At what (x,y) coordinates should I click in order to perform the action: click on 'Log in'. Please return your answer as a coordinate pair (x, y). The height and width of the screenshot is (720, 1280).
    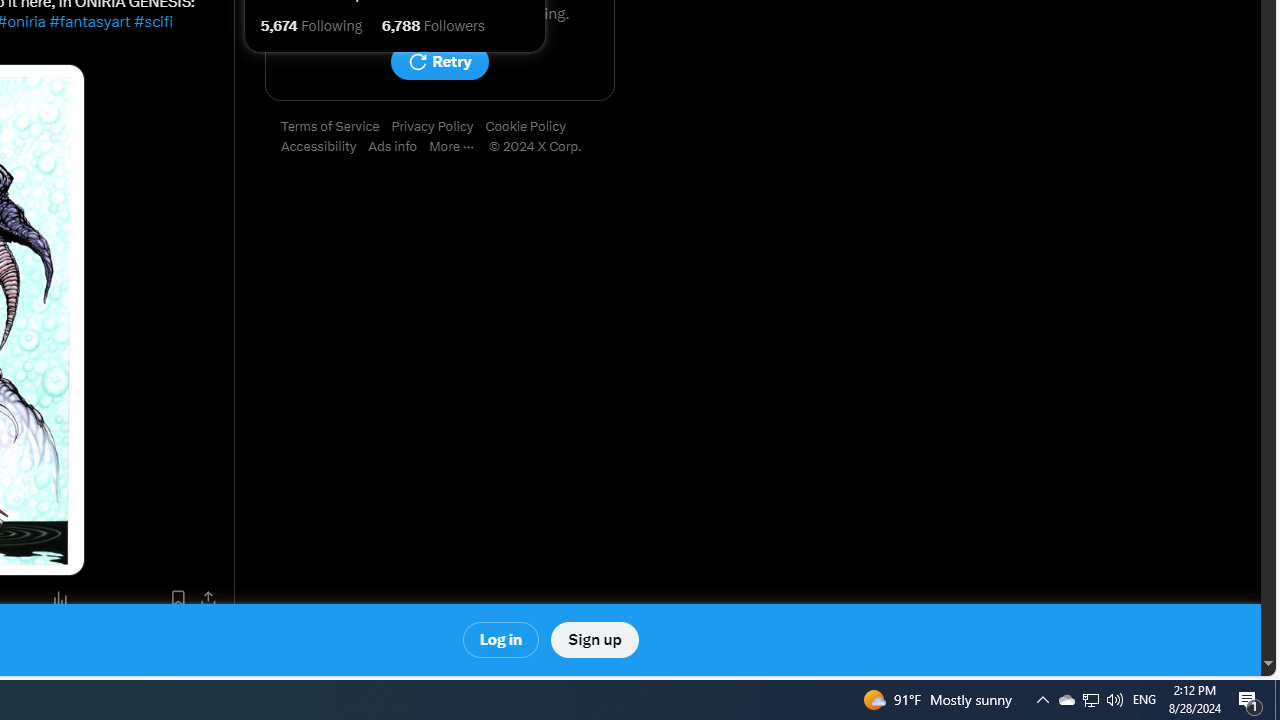
    Looking at the image, I should click on (501, 640).